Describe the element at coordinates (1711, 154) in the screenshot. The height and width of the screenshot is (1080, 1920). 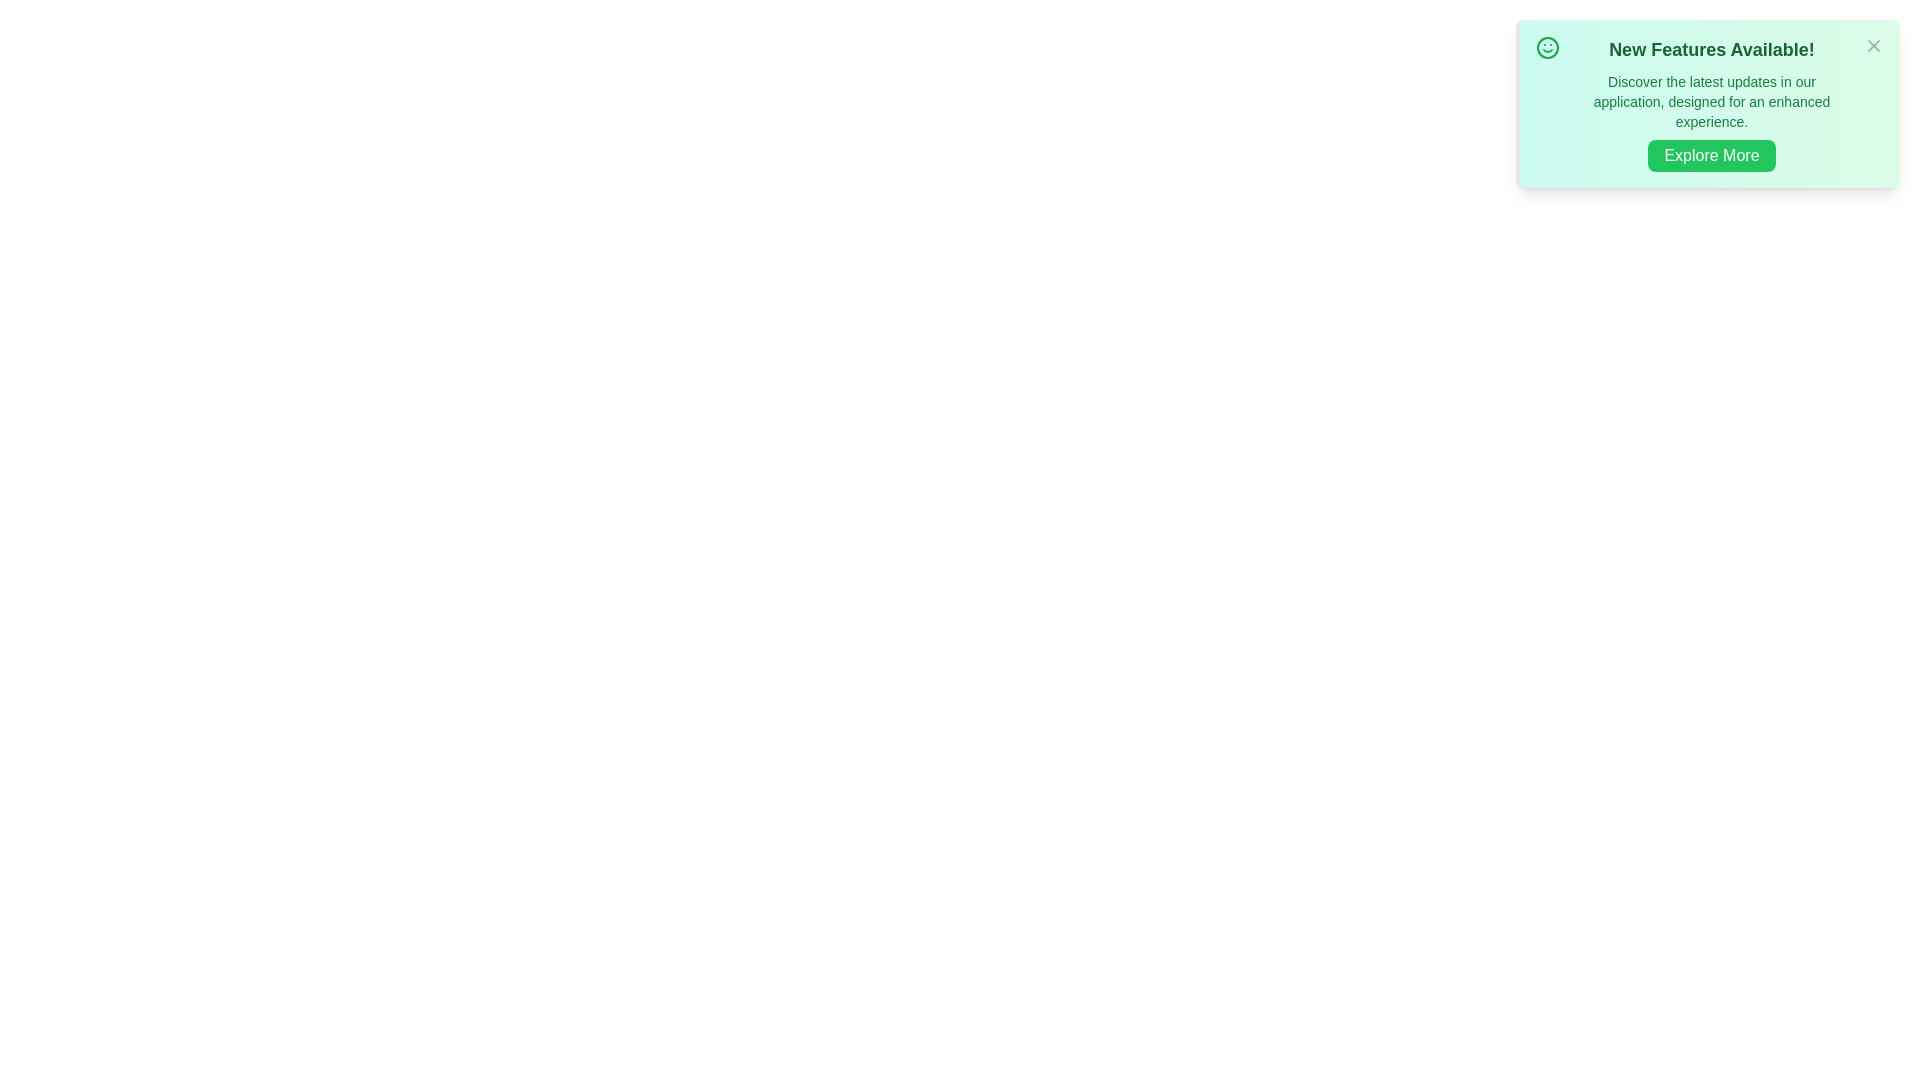
I see `the 'Explore More' button` at that location.